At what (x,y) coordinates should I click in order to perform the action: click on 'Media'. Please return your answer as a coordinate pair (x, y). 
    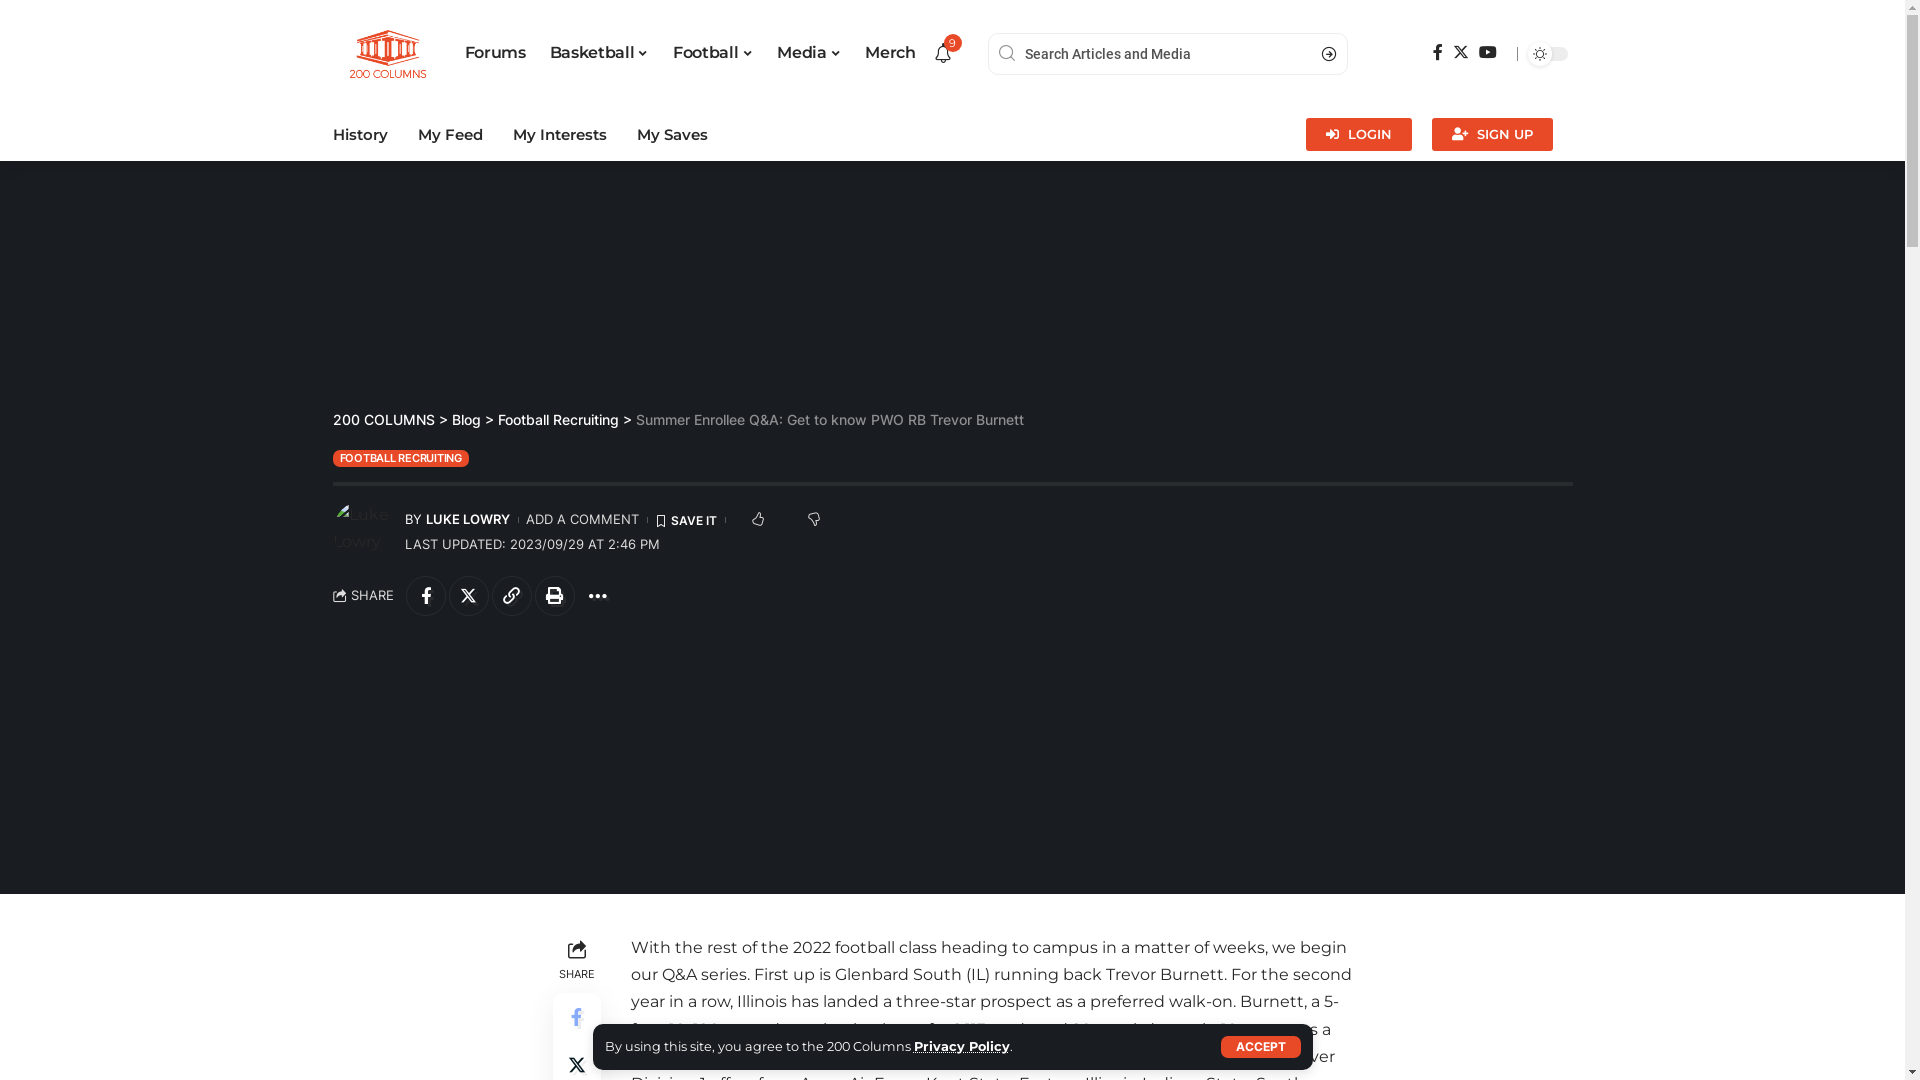
    Looking at the image, I should click on (763, 53).